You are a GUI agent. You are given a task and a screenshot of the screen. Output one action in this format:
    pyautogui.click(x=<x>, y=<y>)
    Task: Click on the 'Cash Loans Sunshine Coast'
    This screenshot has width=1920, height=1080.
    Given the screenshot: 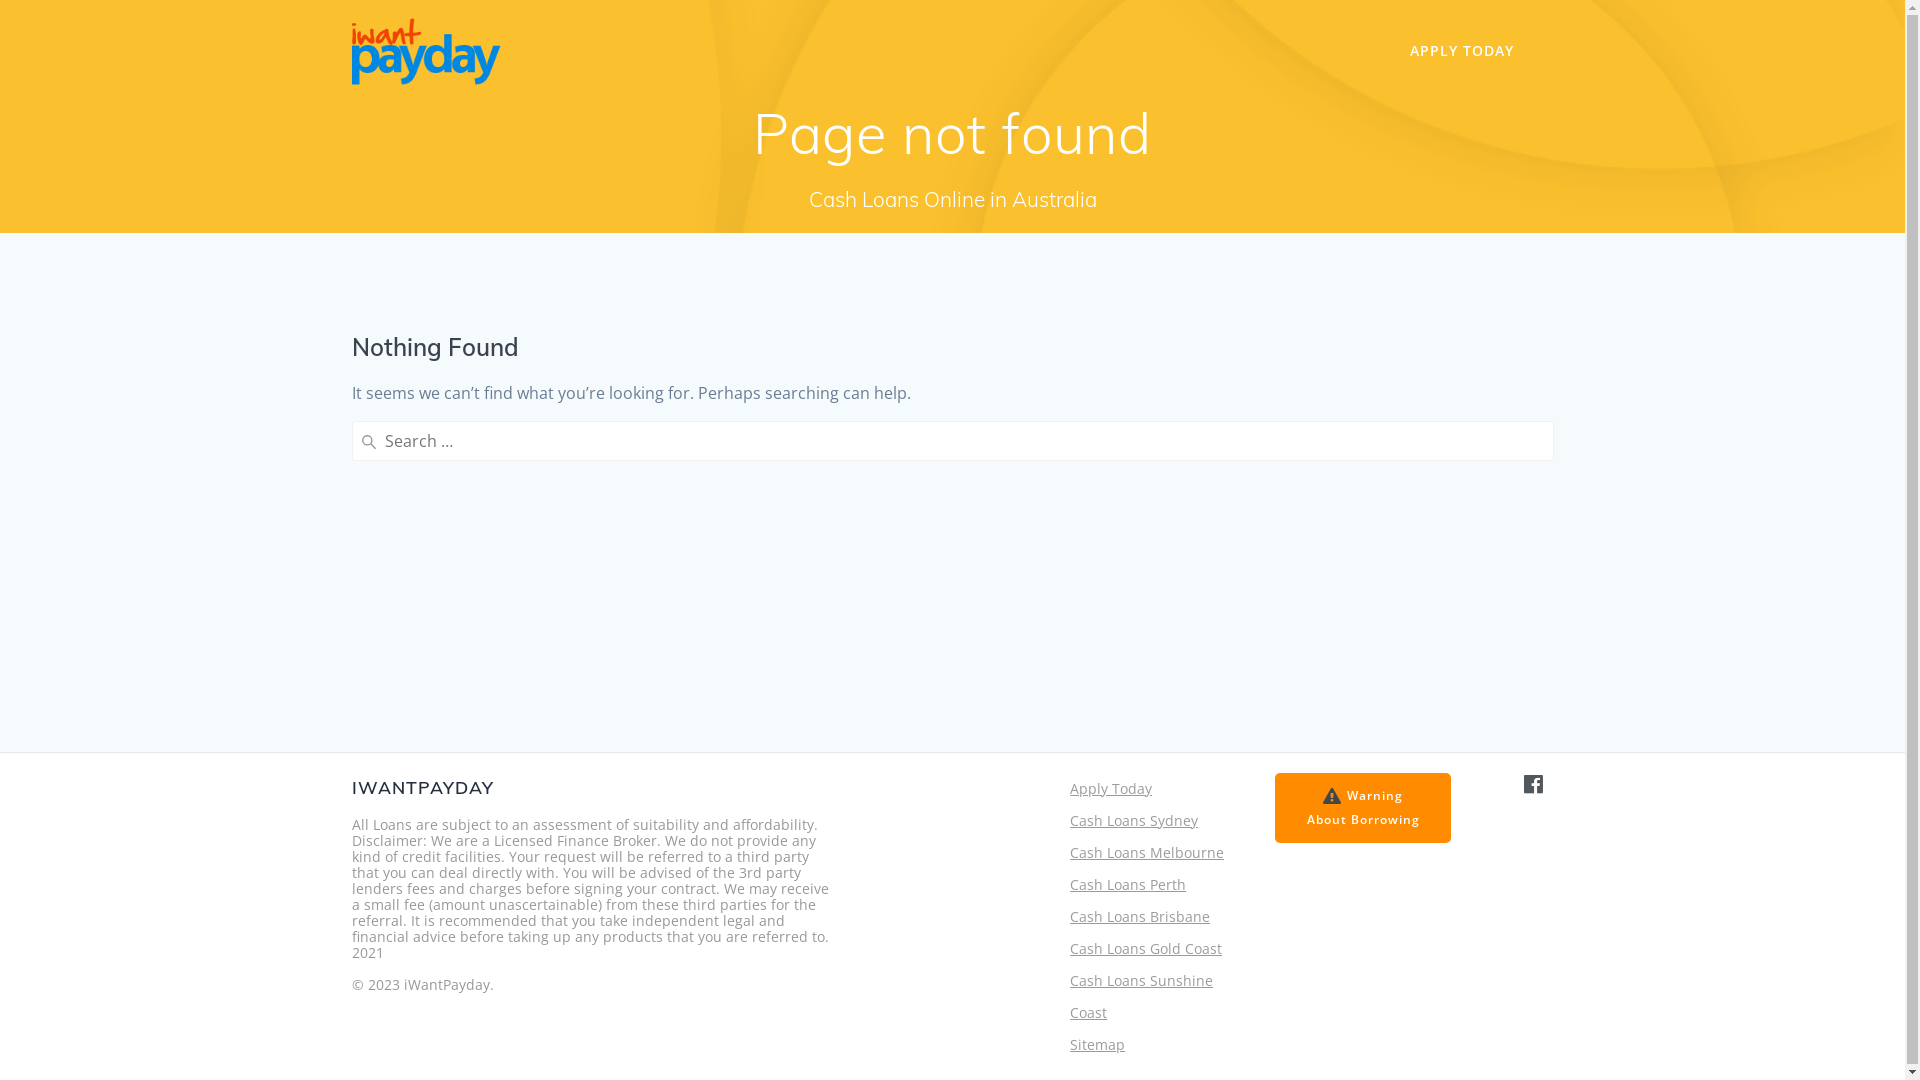 What is the action you would take?
    pyautogui.click(x=1141, y=996)
    